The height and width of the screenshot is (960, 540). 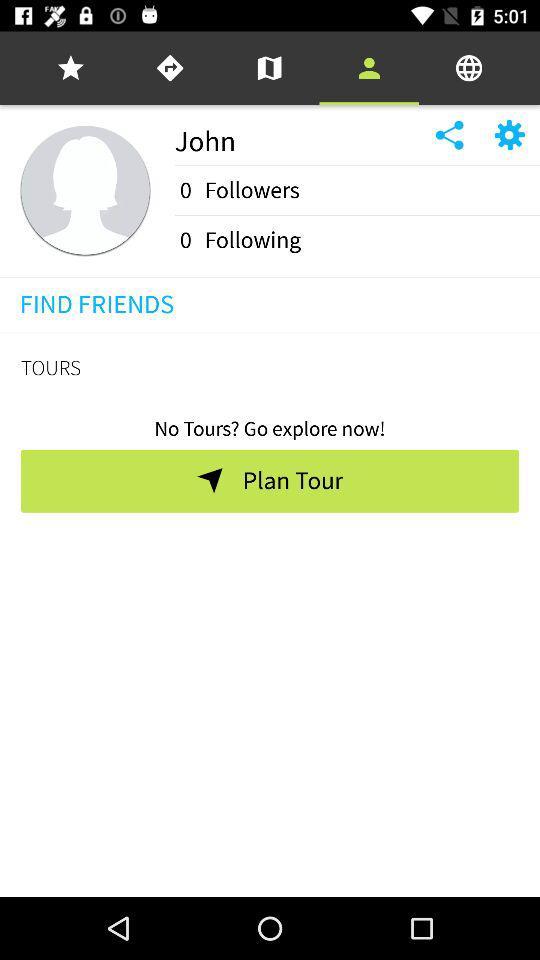 What do you see at coordinates (296, 134) in the screenshot?
I see `the john` at bounding box center [296, 134].